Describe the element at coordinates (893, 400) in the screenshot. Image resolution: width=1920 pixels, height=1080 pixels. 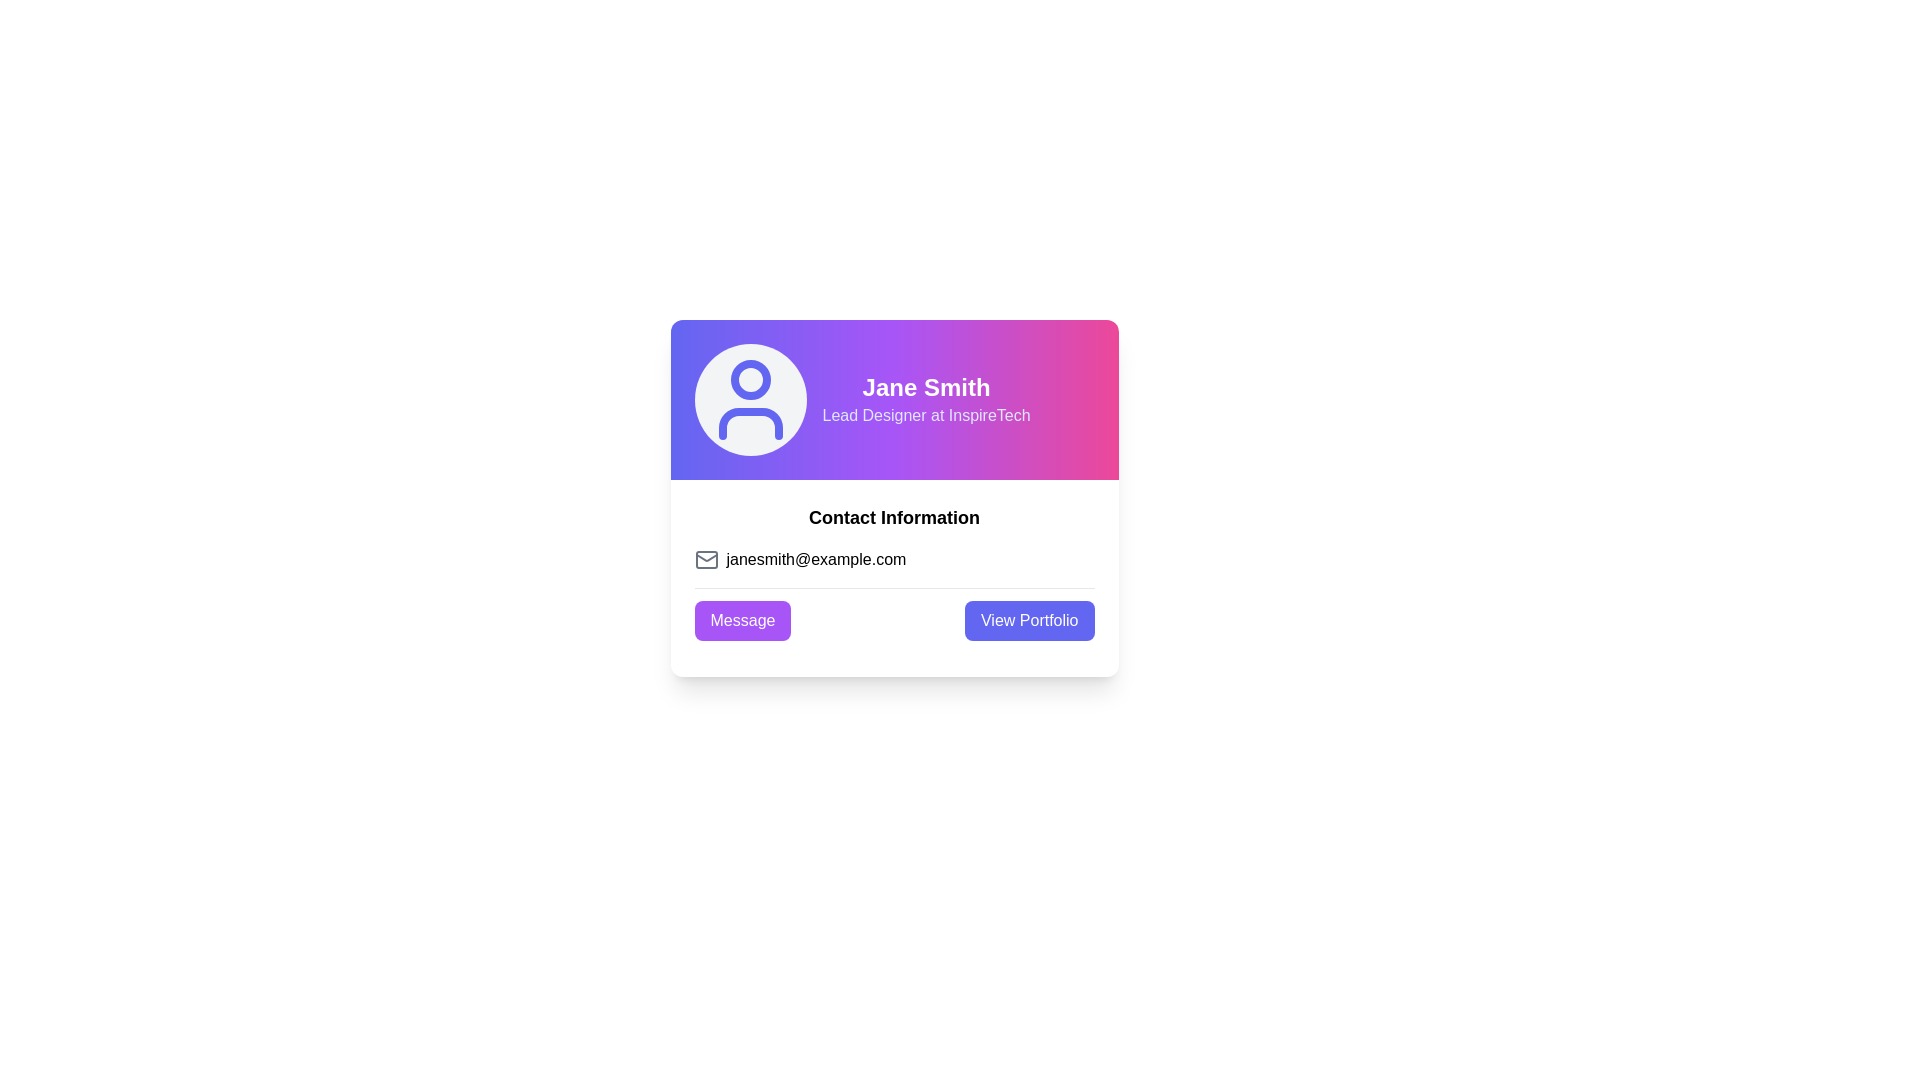
I see `the text block displaying 'Jane Smith' and 'Lead Designer at InspireTech' to potentially display additional details` at that location.